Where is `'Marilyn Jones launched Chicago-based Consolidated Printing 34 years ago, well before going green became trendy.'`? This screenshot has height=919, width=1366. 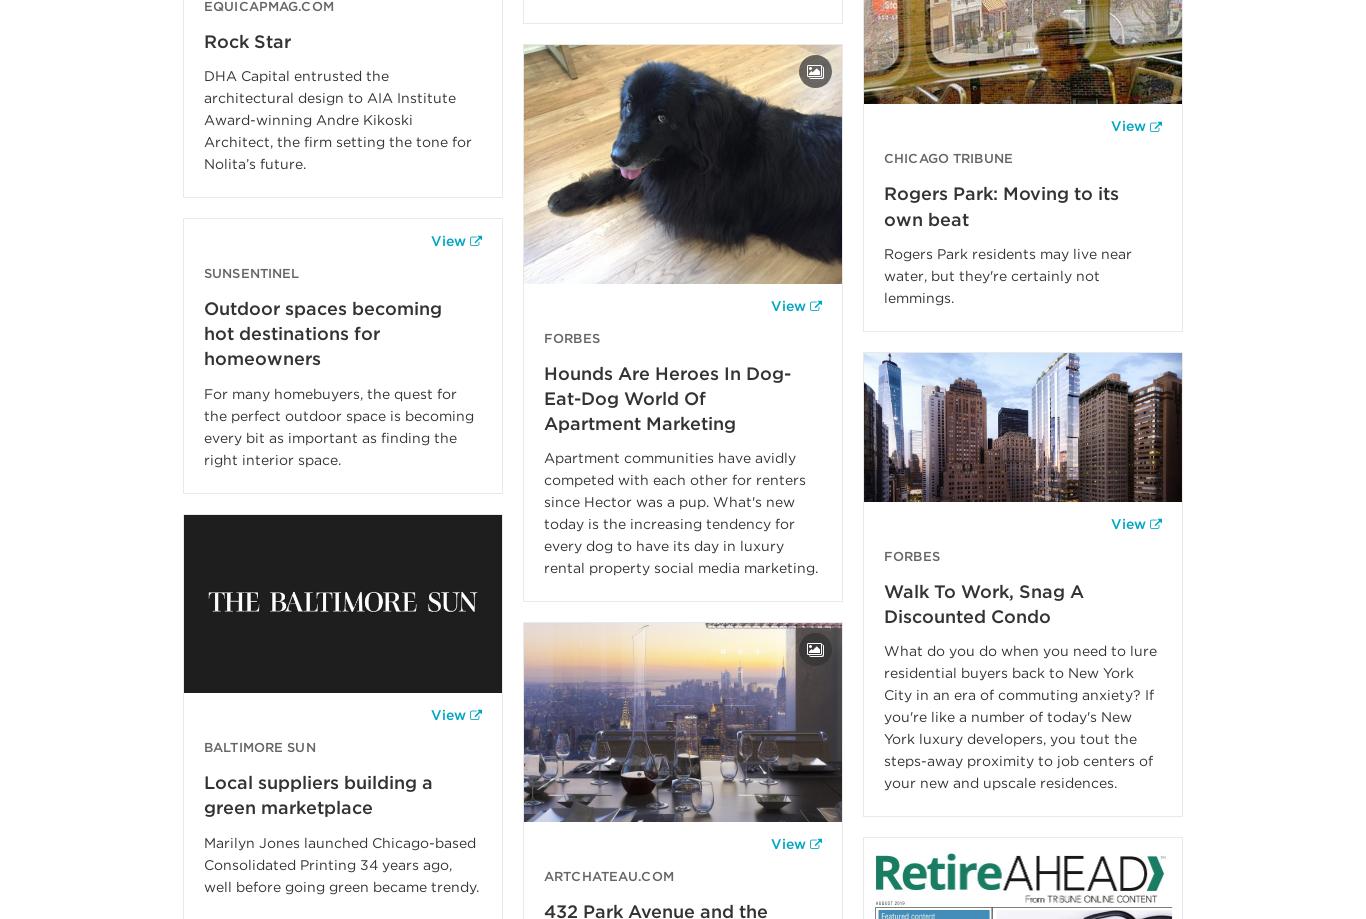
'Marilyn Jones launched Chicago-based Consolidated Printing 34 years ago, well before going green became trendy.' is located at coordinates (341, 863).